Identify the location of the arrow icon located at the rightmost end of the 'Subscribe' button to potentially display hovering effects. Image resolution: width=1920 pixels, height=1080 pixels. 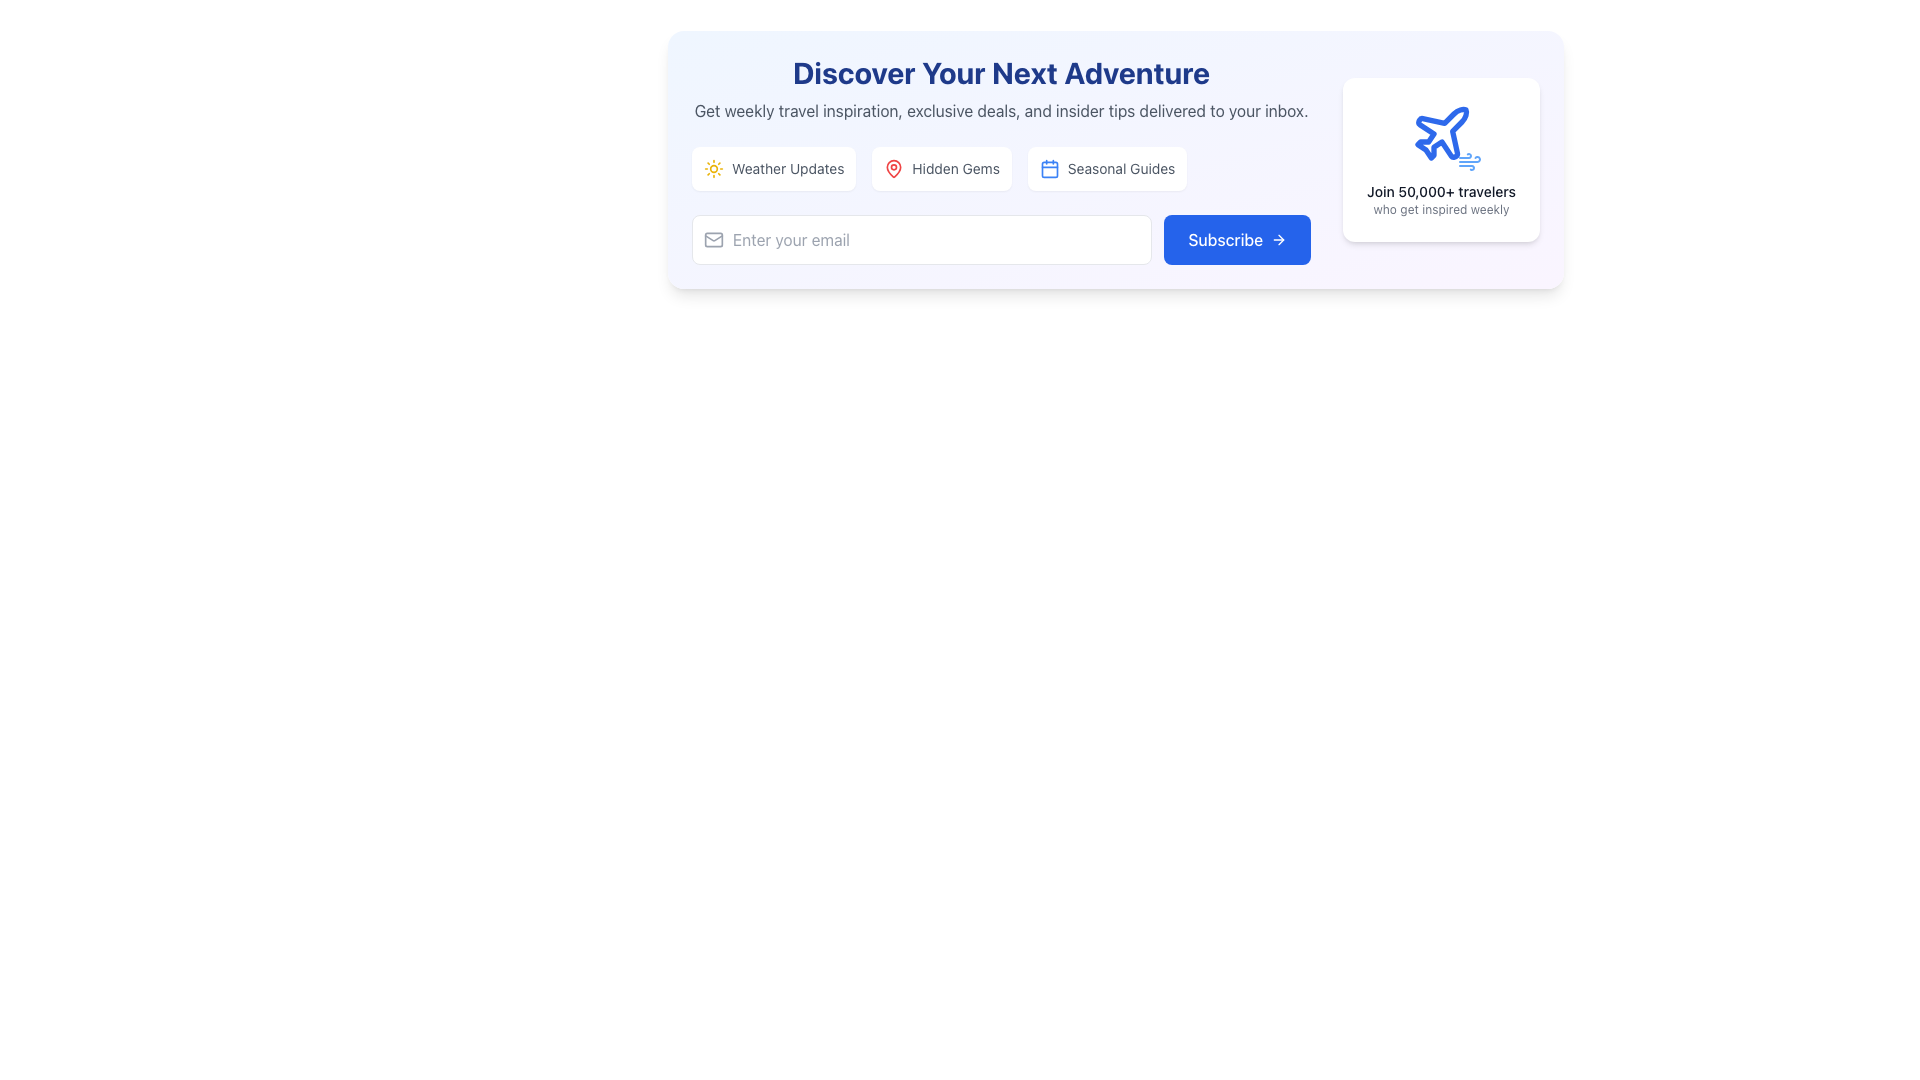
(1278, 238).